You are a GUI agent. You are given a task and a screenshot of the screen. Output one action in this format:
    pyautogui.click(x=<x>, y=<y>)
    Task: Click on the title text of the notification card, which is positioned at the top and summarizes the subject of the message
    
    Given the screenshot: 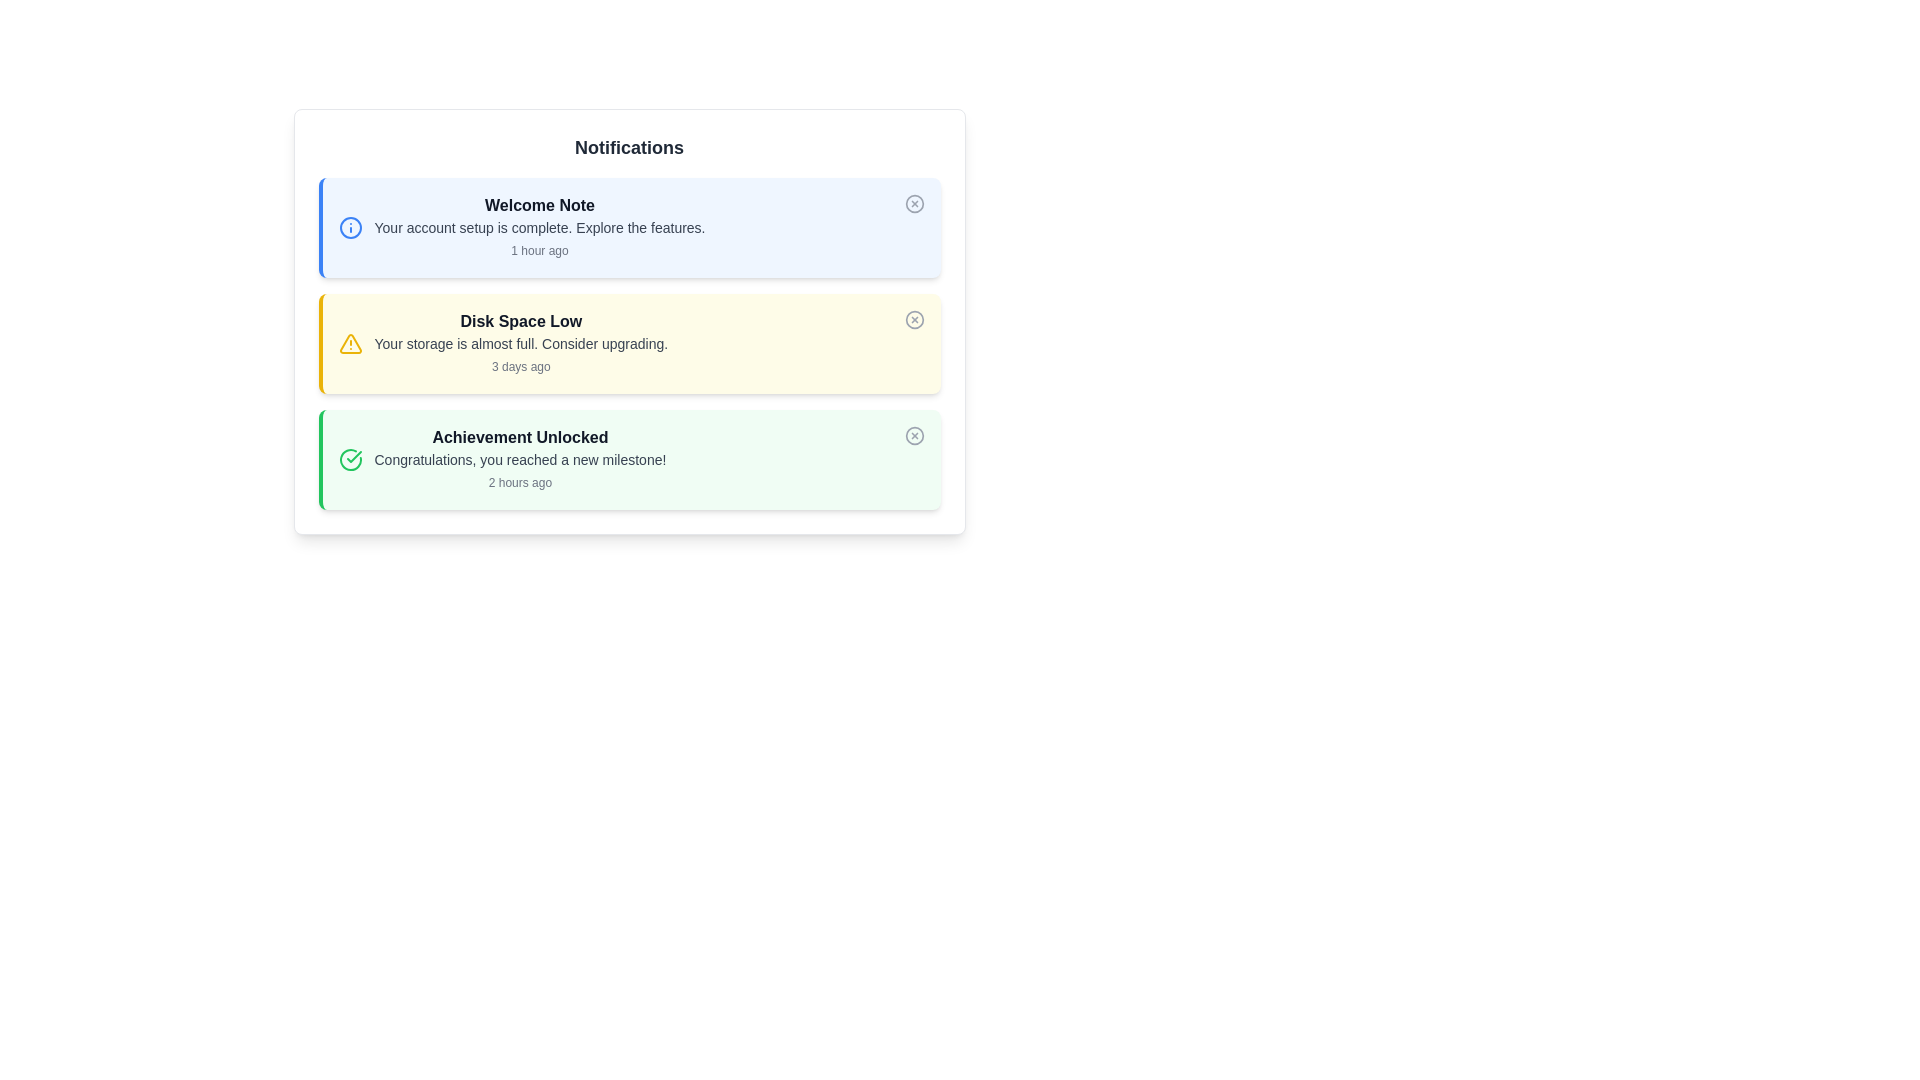 What is the action you would take?
    pyautogui.click(x=540, y=205)
    